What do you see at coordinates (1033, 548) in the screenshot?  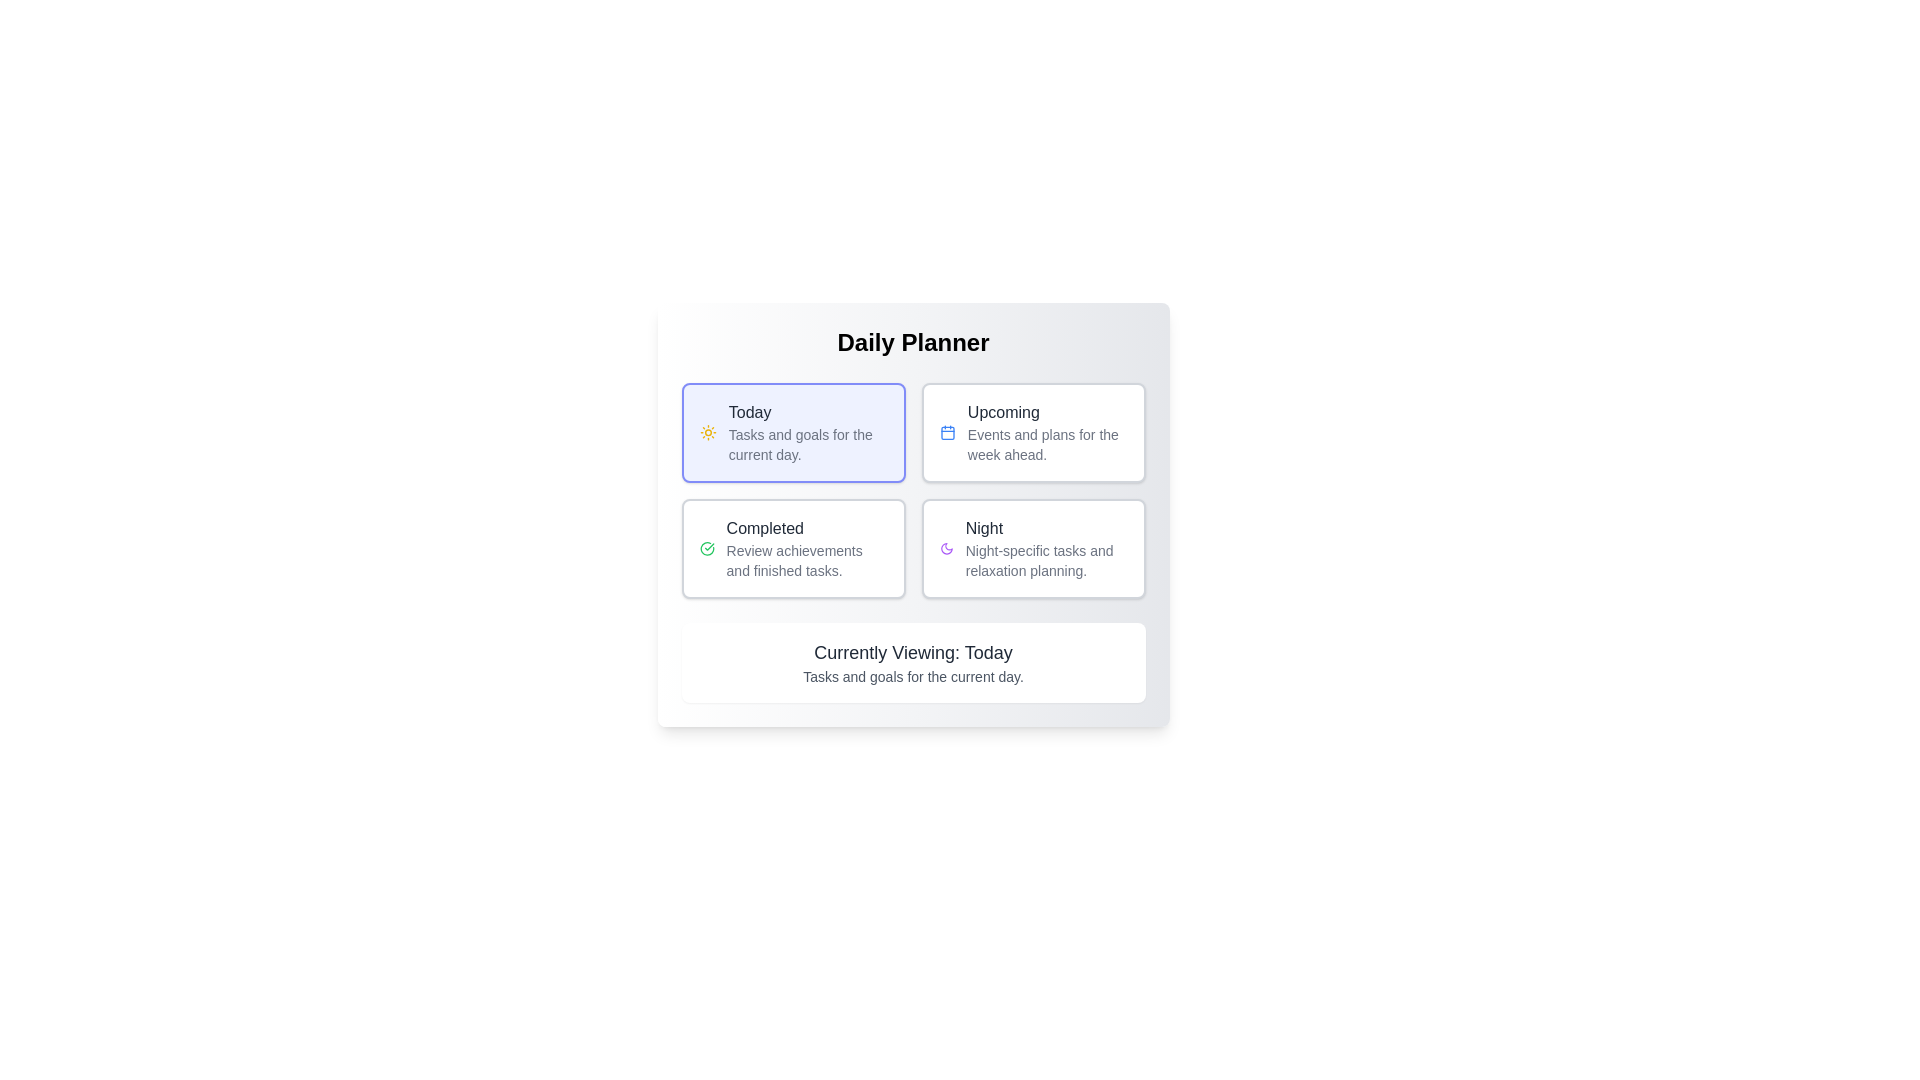 I see `the 'Night' button with a purple moon icon, located at the bottom-right of the grid for accessibility` at bounding box center [1033, 548].